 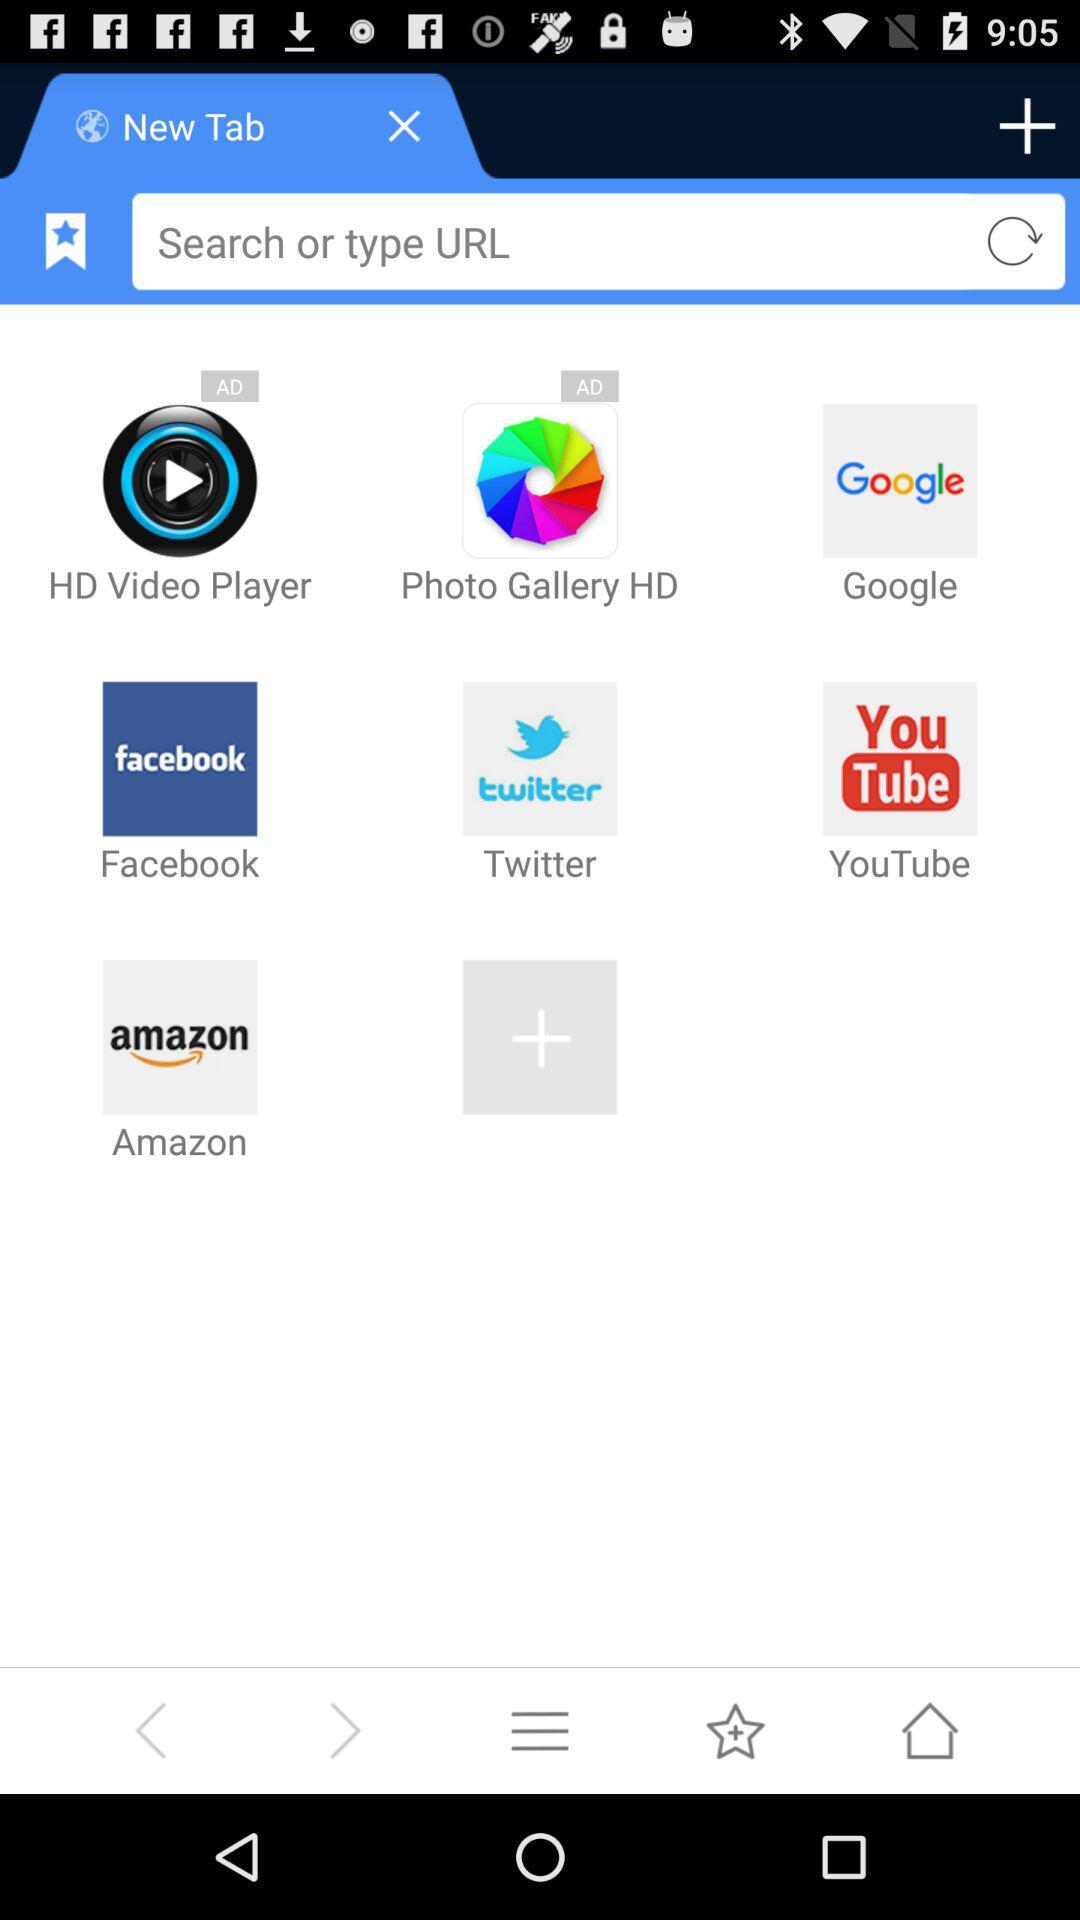 I want to click on the menu icon, so click(x=540, y=1851).